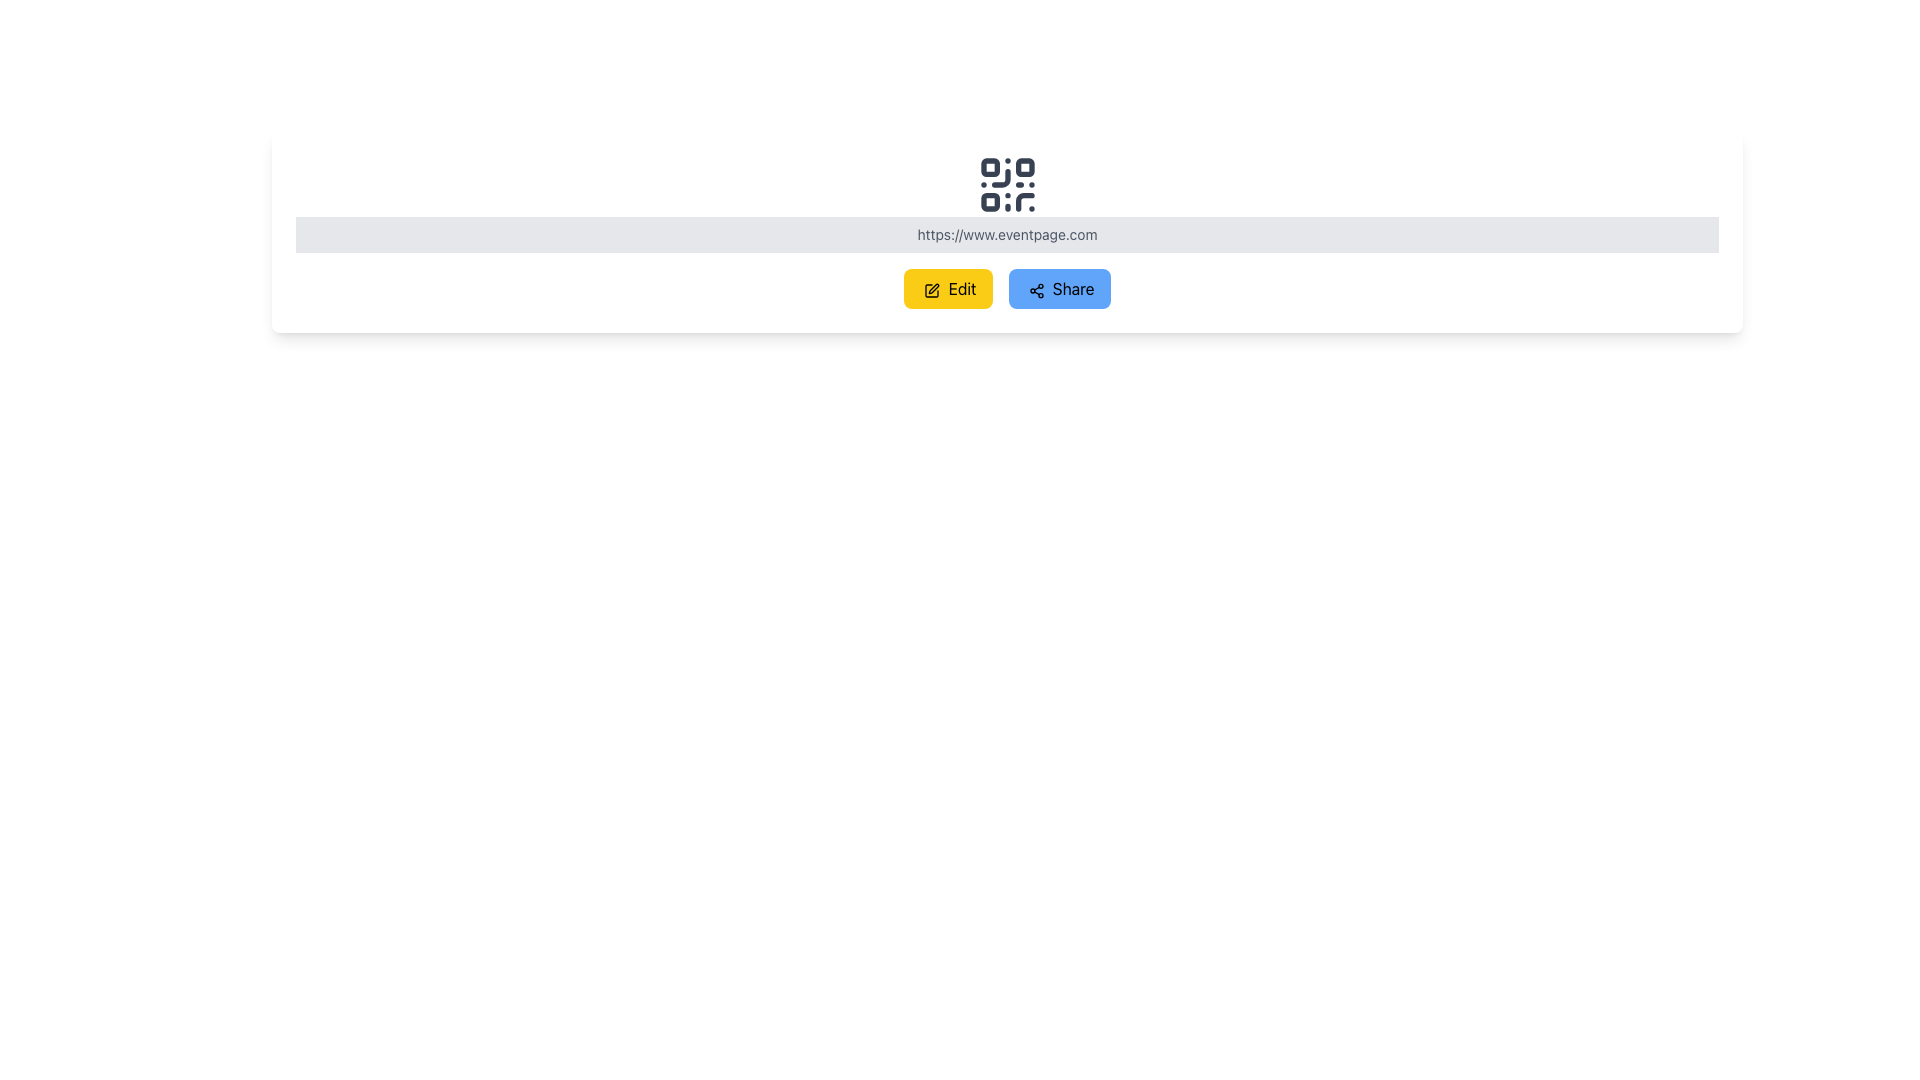 This screenshot has width=1920, height=1080. I want to click on the icon that is visually part of the 'Edit' button, located to the left of the blue 'Share' button, so click(931, 290).